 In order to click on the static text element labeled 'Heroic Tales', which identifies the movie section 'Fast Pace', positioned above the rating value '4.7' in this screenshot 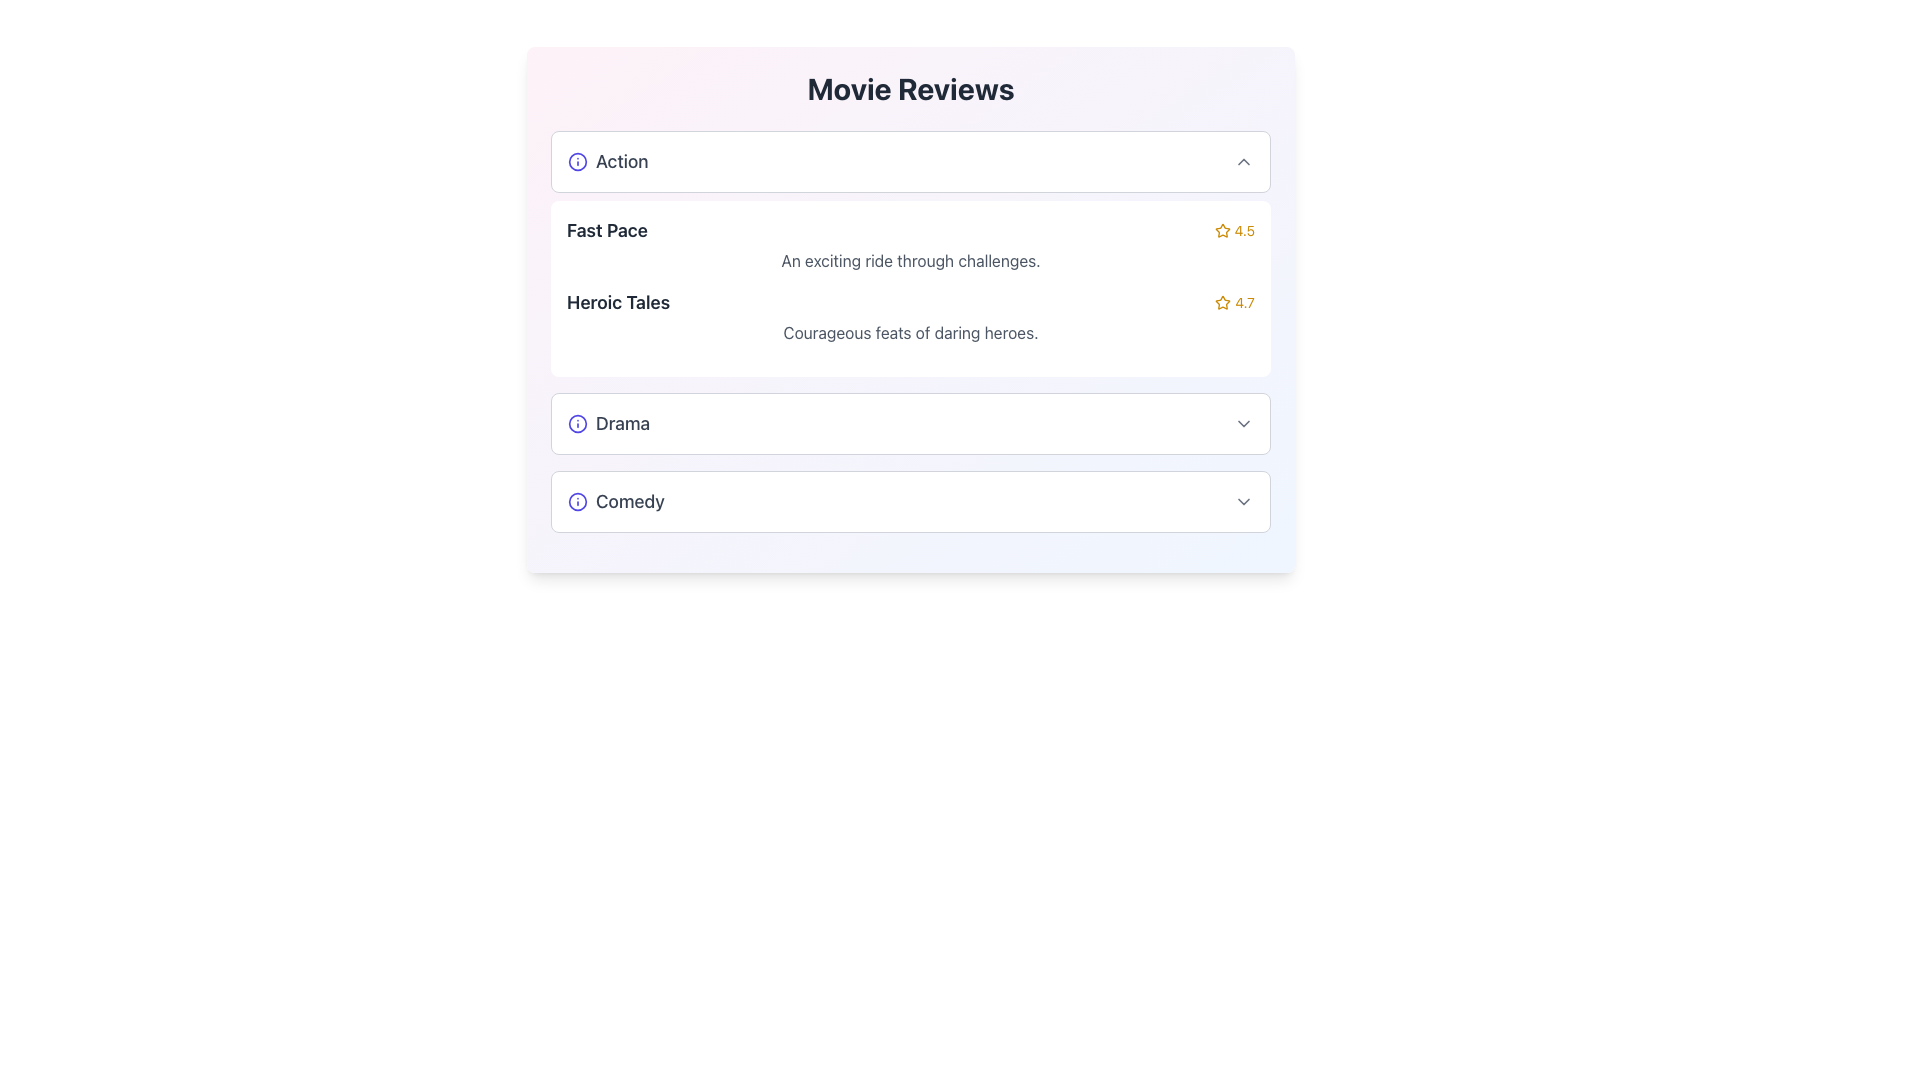, I will do `click(617, 303)`.